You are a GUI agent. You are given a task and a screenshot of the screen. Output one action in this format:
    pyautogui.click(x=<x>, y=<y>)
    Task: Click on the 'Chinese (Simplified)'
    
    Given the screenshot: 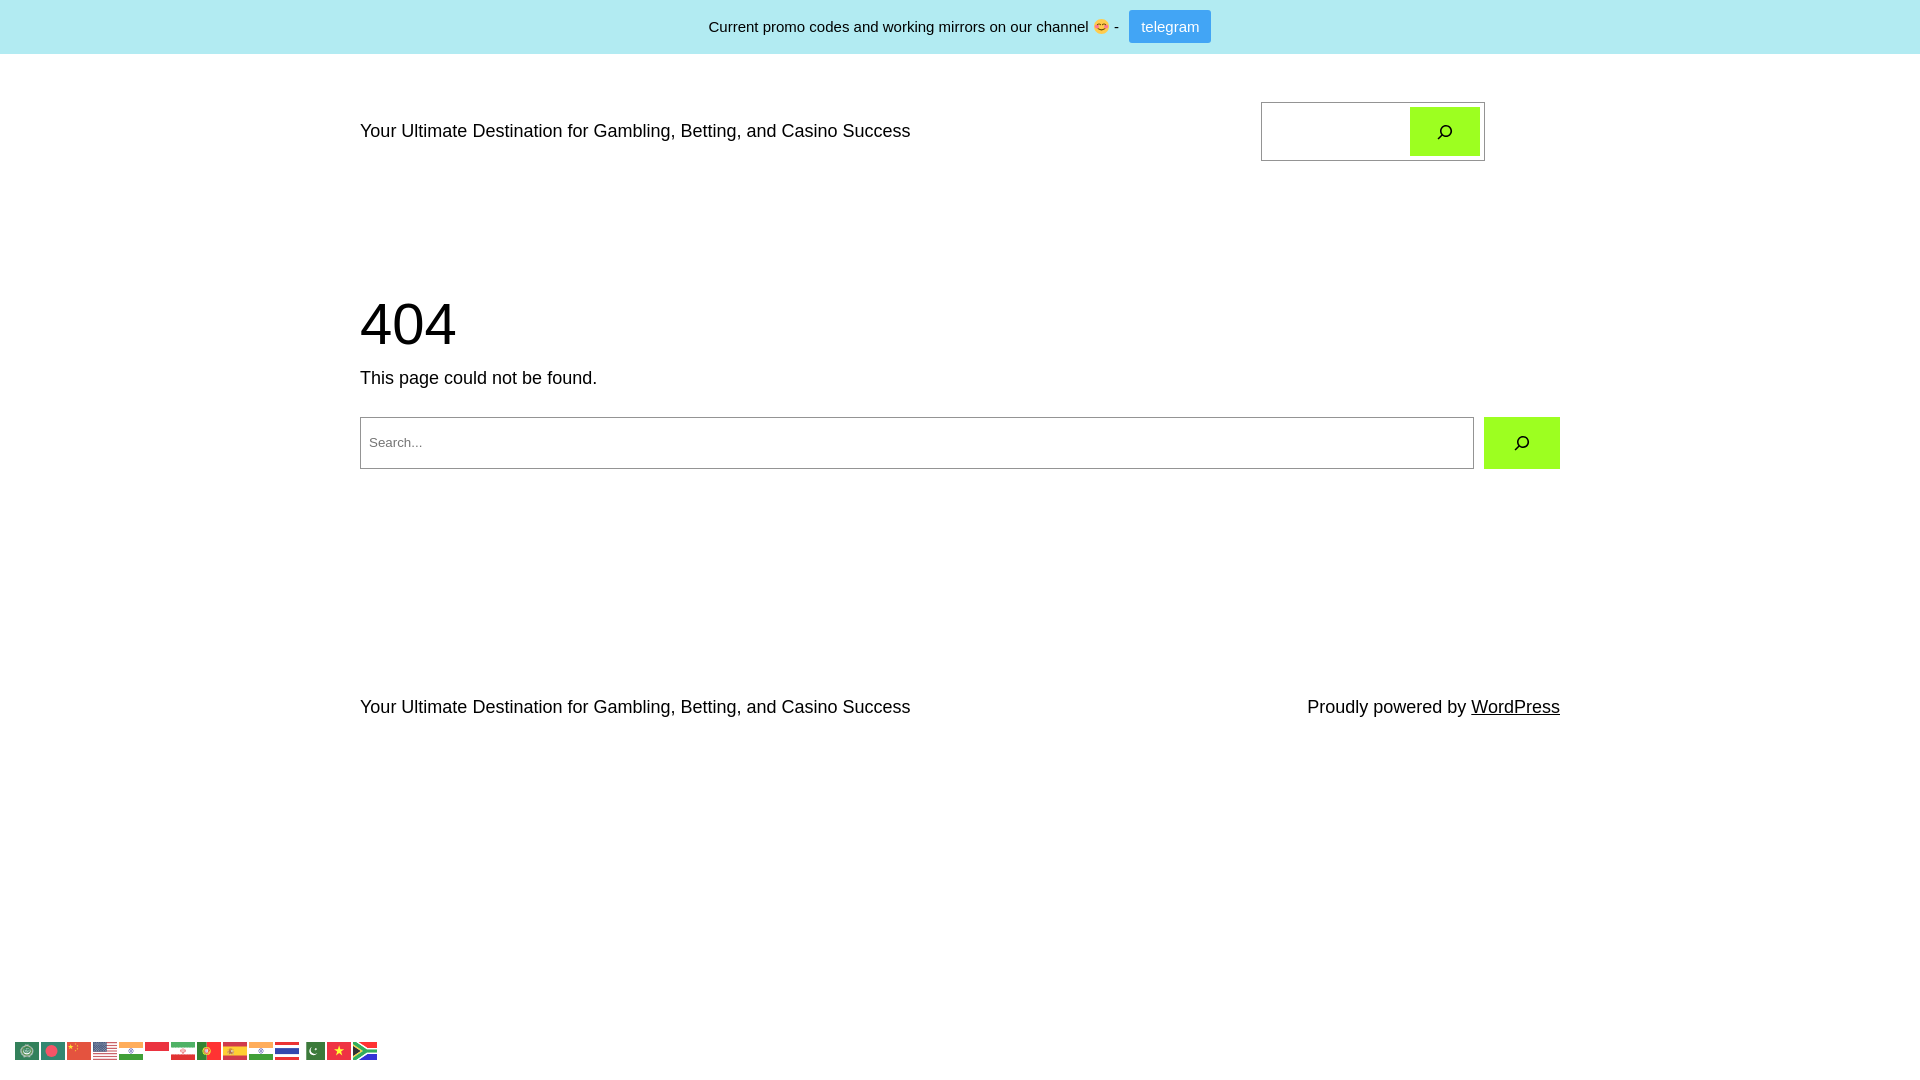 What is the action you would take?
    pyautogui.click(x=67, y=1048)
    